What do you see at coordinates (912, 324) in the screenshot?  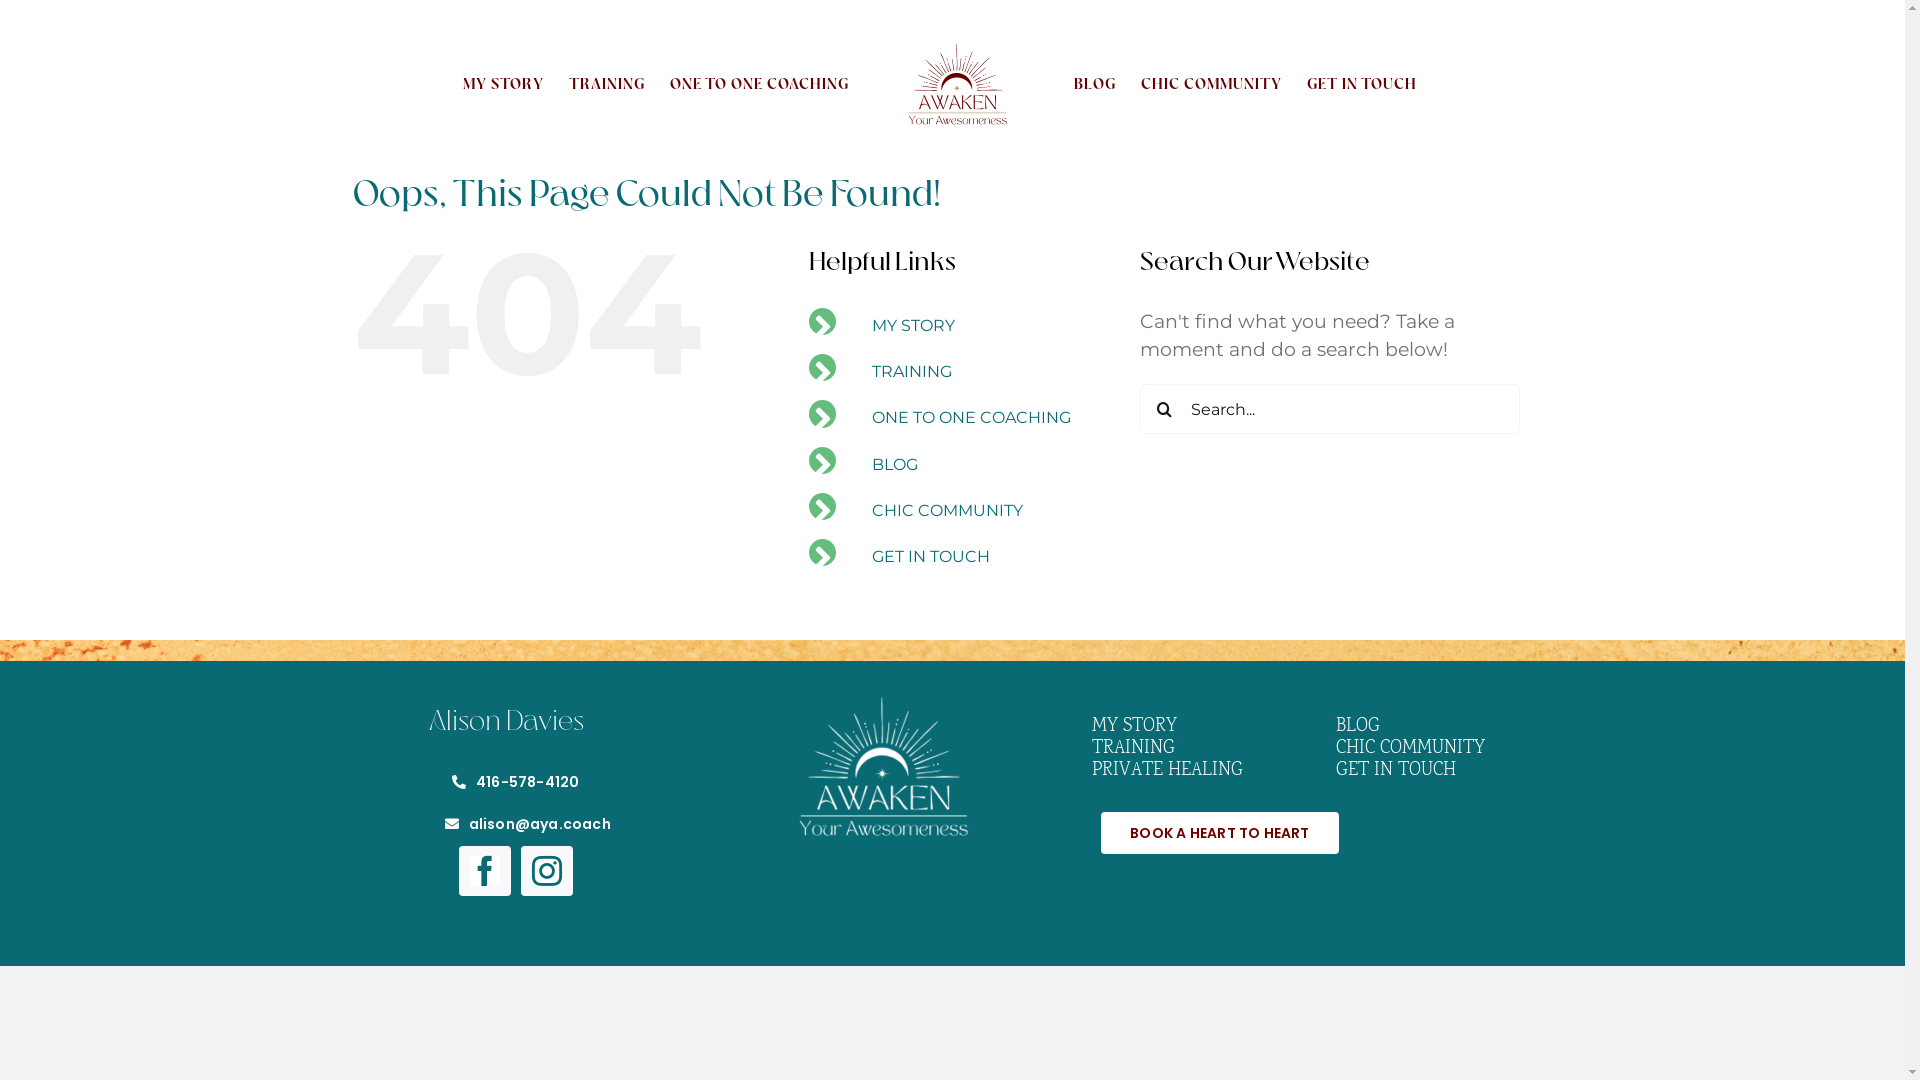 I see `'MY STORY'` at bounding box center [912, 324].